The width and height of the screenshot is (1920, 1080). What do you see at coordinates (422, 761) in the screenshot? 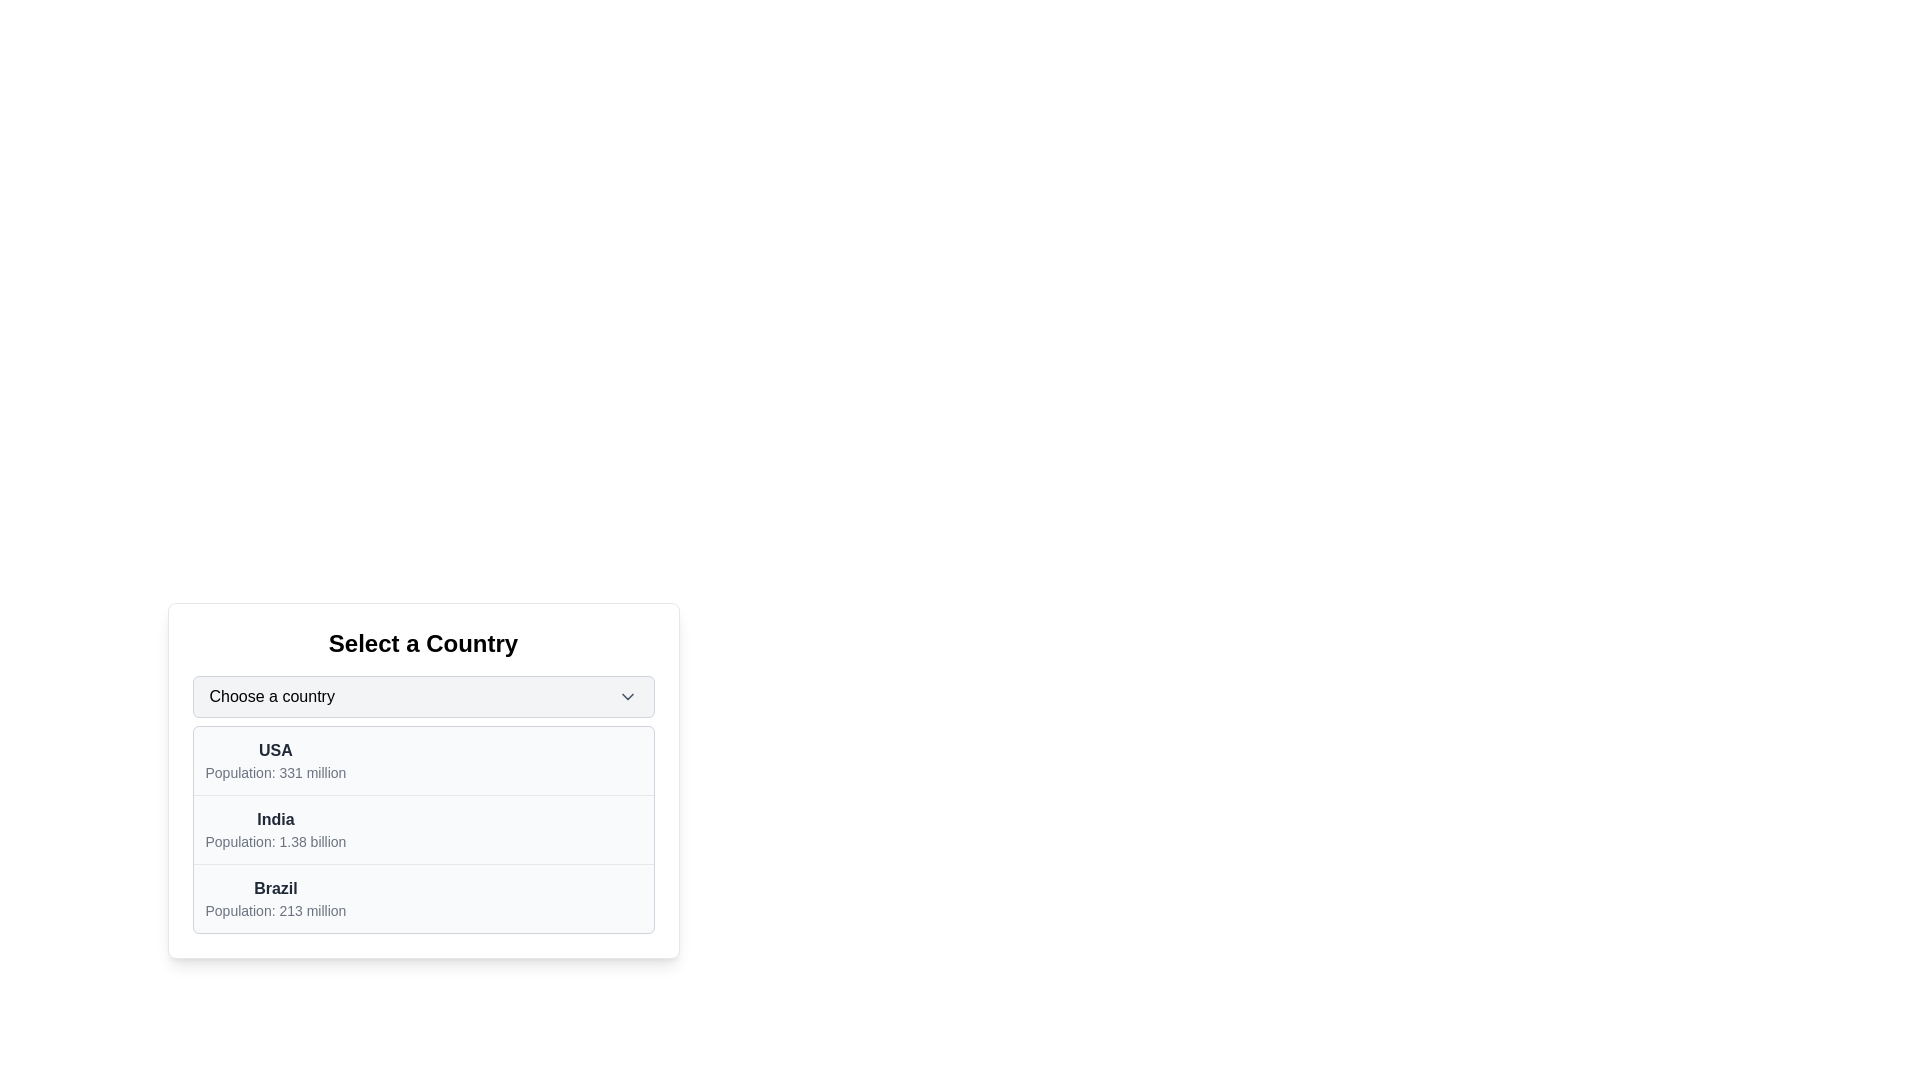
I see `the first selectable item in the dropdown list titled 'Choose a country', which provides information about the USA's name and population` at bounding box center [422, 761].